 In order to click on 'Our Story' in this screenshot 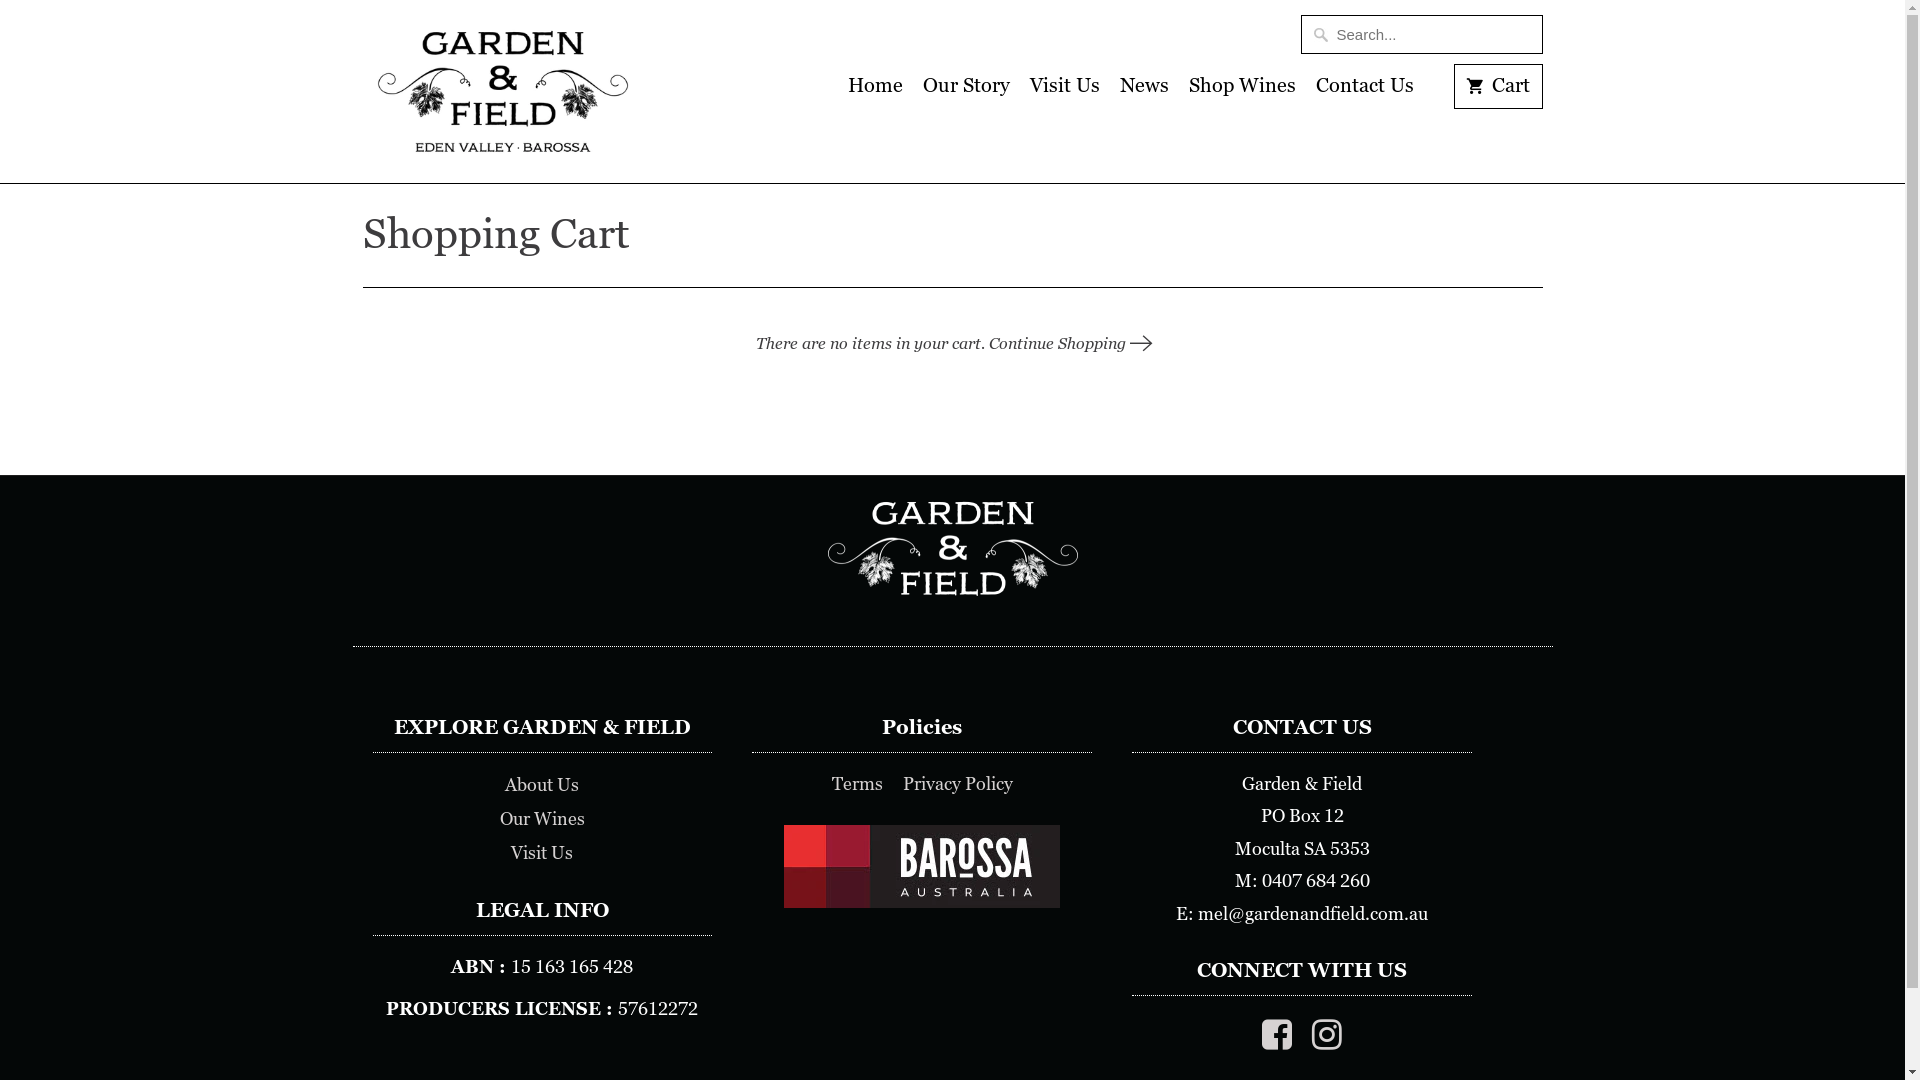, I will do `click(966, 91)`.